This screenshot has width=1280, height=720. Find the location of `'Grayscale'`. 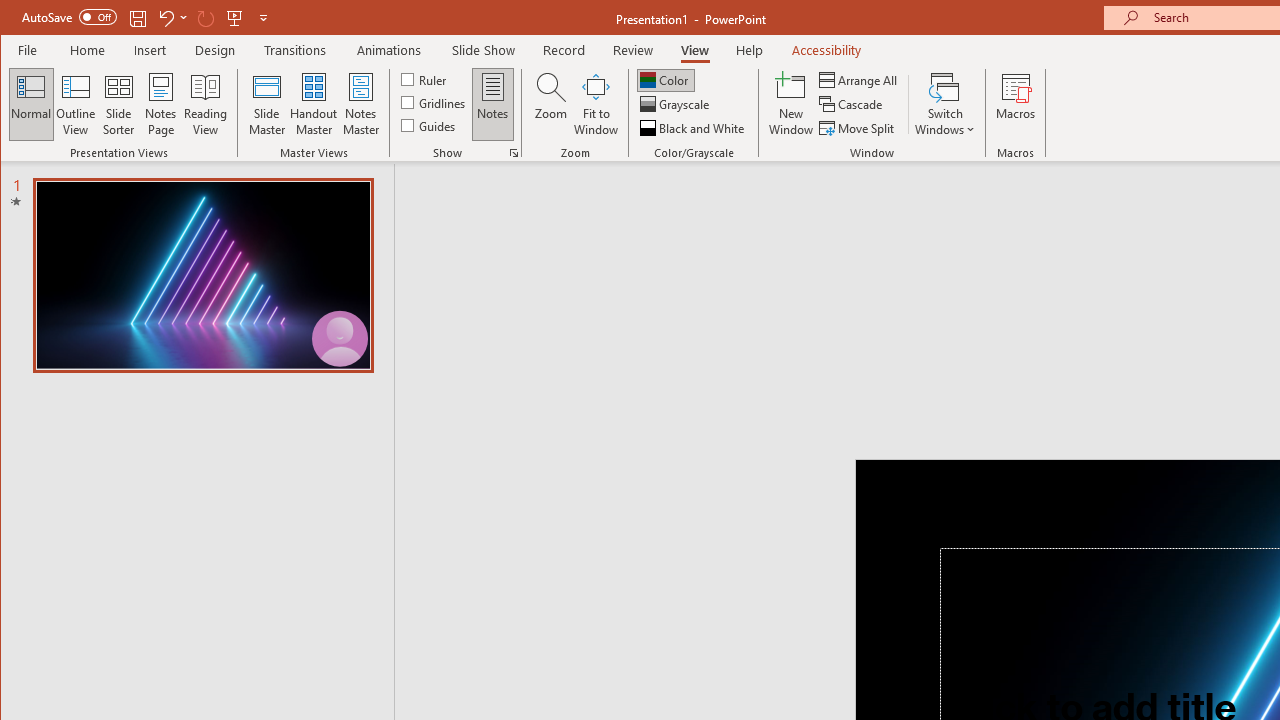

'Grayscale' is located at coordinates (676, 104).